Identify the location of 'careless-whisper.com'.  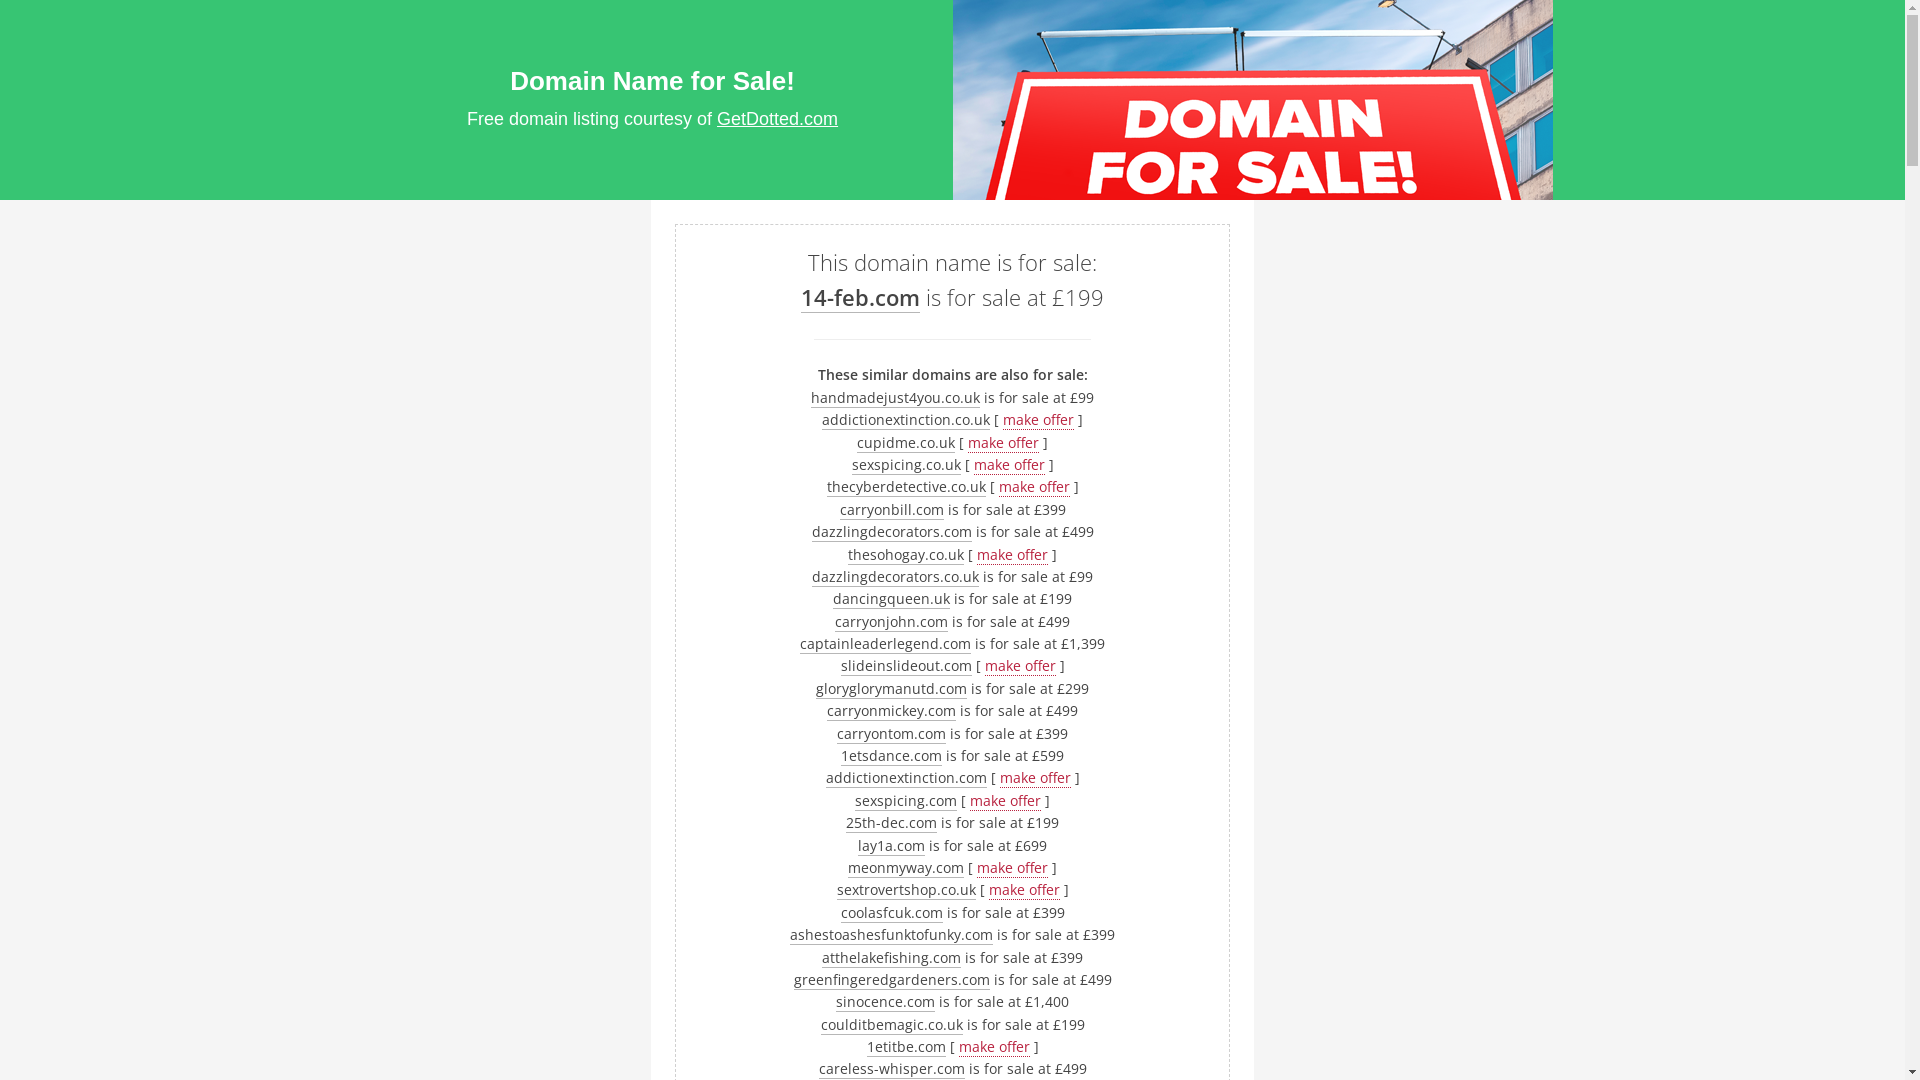
(890, 1067).